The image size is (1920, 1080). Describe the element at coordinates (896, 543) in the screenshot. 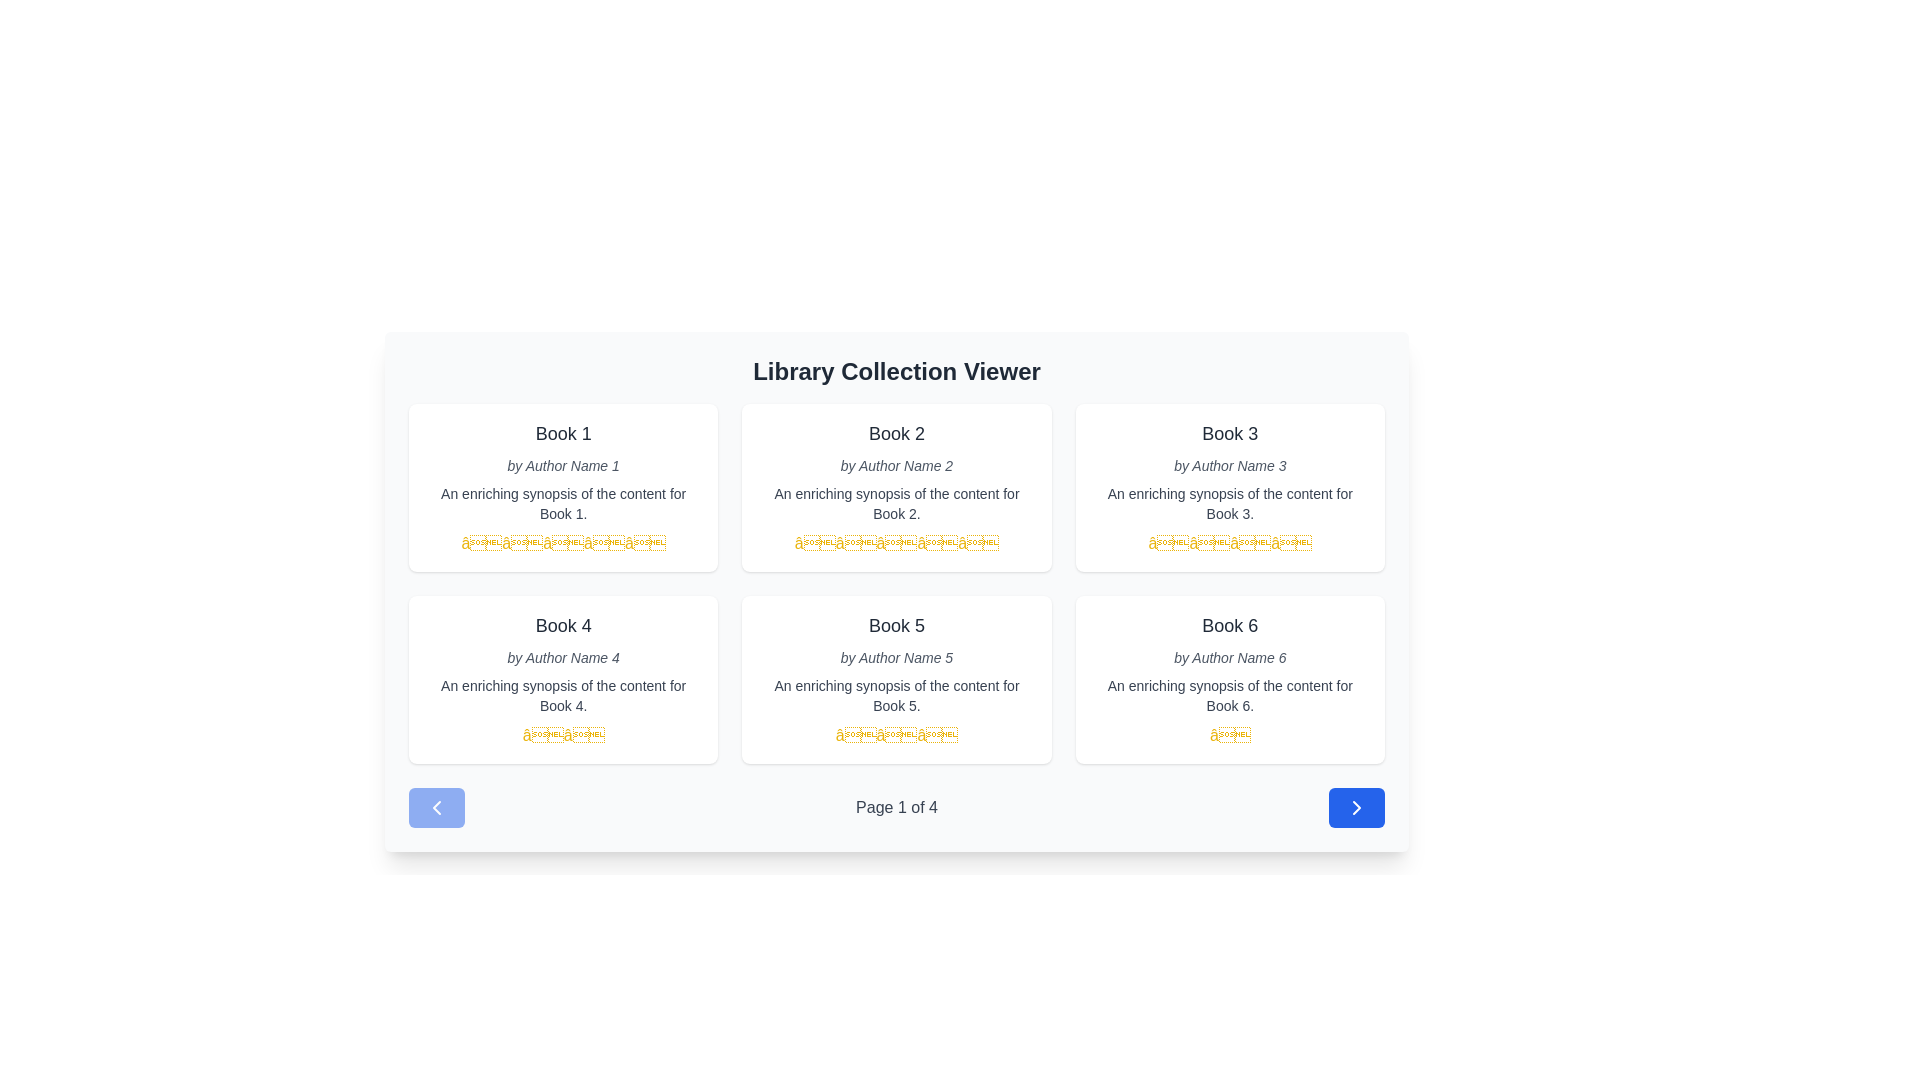

I see `the third yellow star-shaped icon in the rating system located under the book title and author information for 'Book 2'` at that location.